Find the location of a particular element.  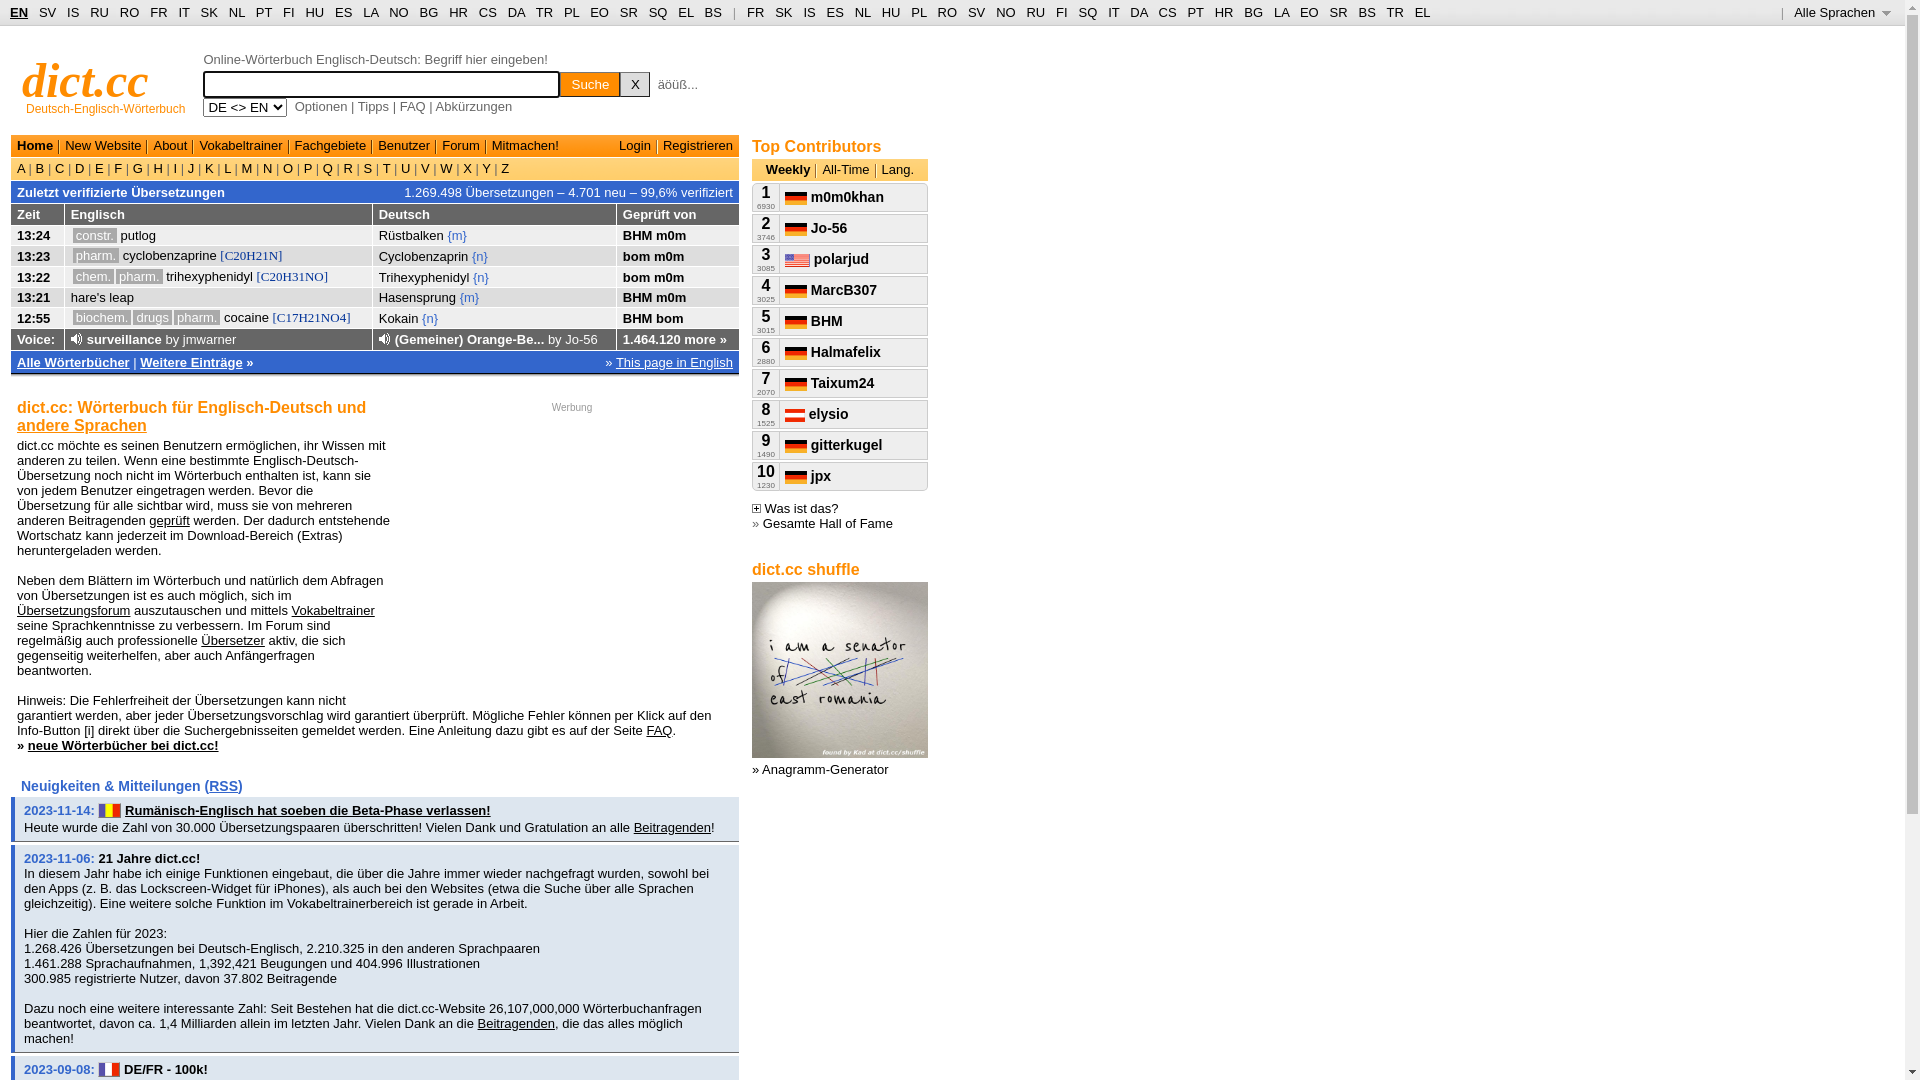

'Beitragenden' is located at coordinates (672, 827).